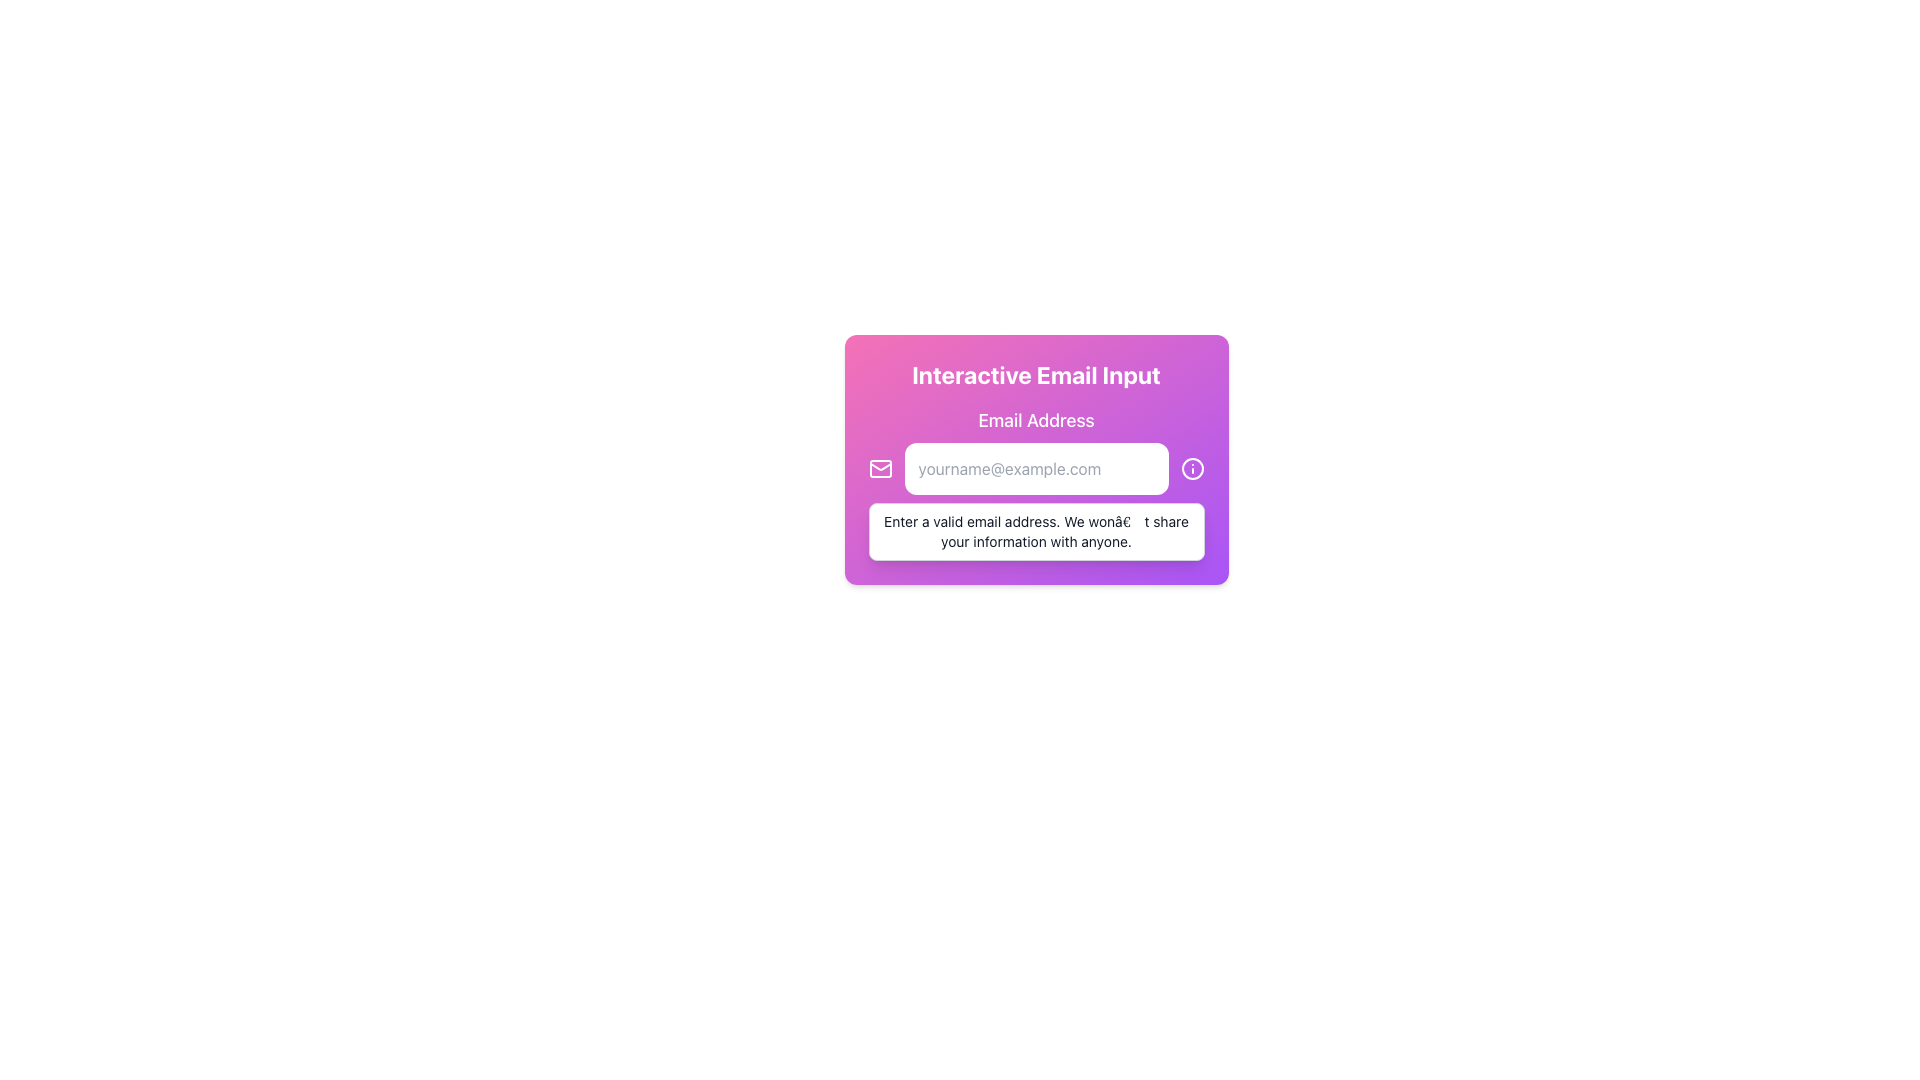 The width and height of the screenshot is (1920, 1080). Describe the element at coordinates (1036, 469) in the screenshot. I see `the email input field with placeholder text 'yourname@example.com' to focus on it` at that location.